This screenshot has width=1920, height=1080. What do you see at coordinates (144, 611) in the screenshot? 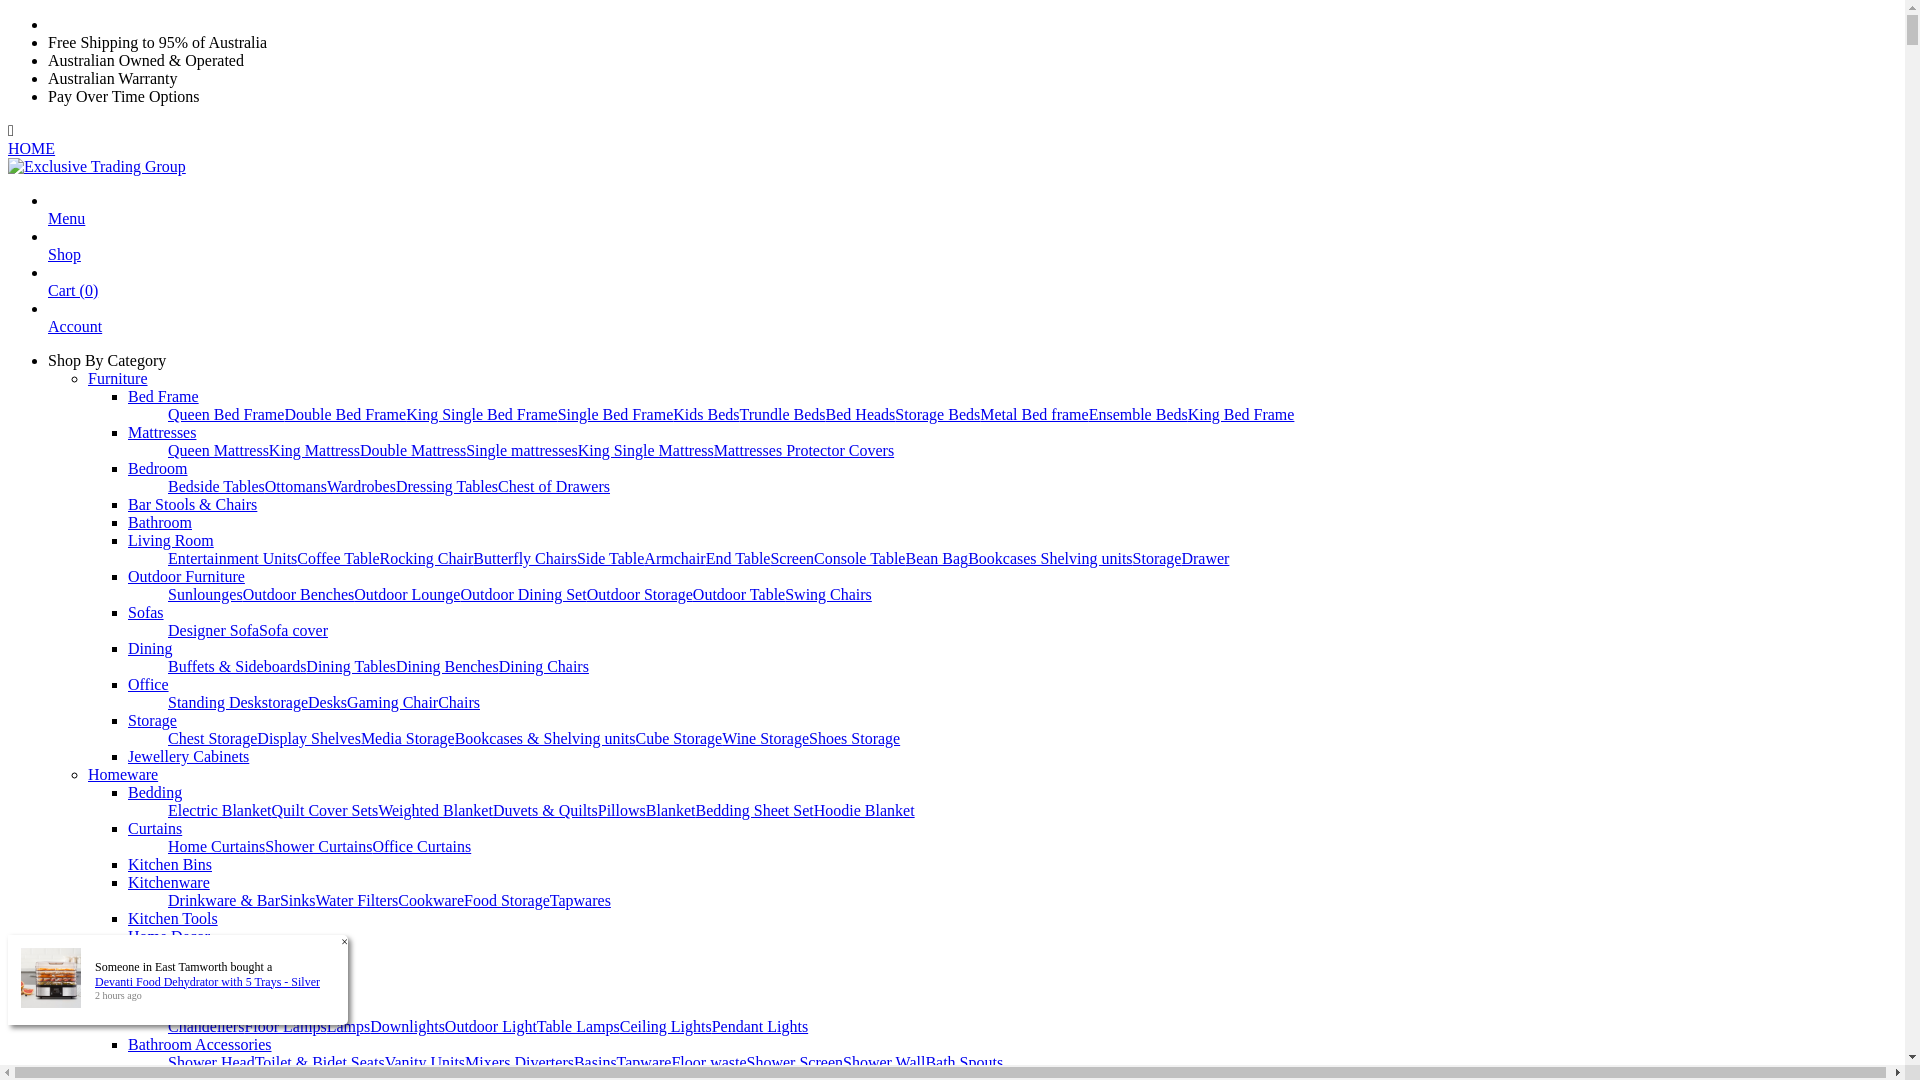
I see `'Sofas'` at bounding box center [144, 611].